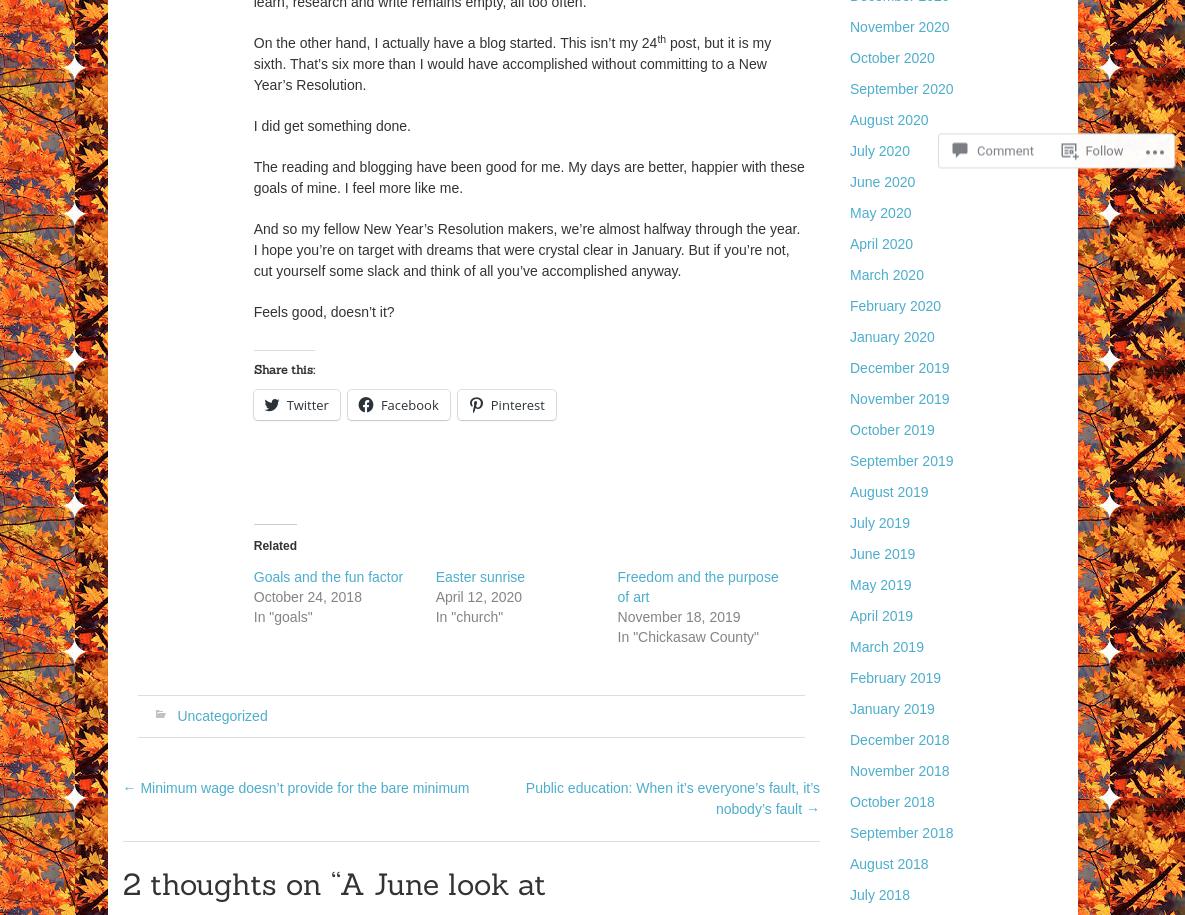  What do you see at coordinates (976, 142) in the screenshot?
I see `'Comment'` at bounding box center [976, 142].